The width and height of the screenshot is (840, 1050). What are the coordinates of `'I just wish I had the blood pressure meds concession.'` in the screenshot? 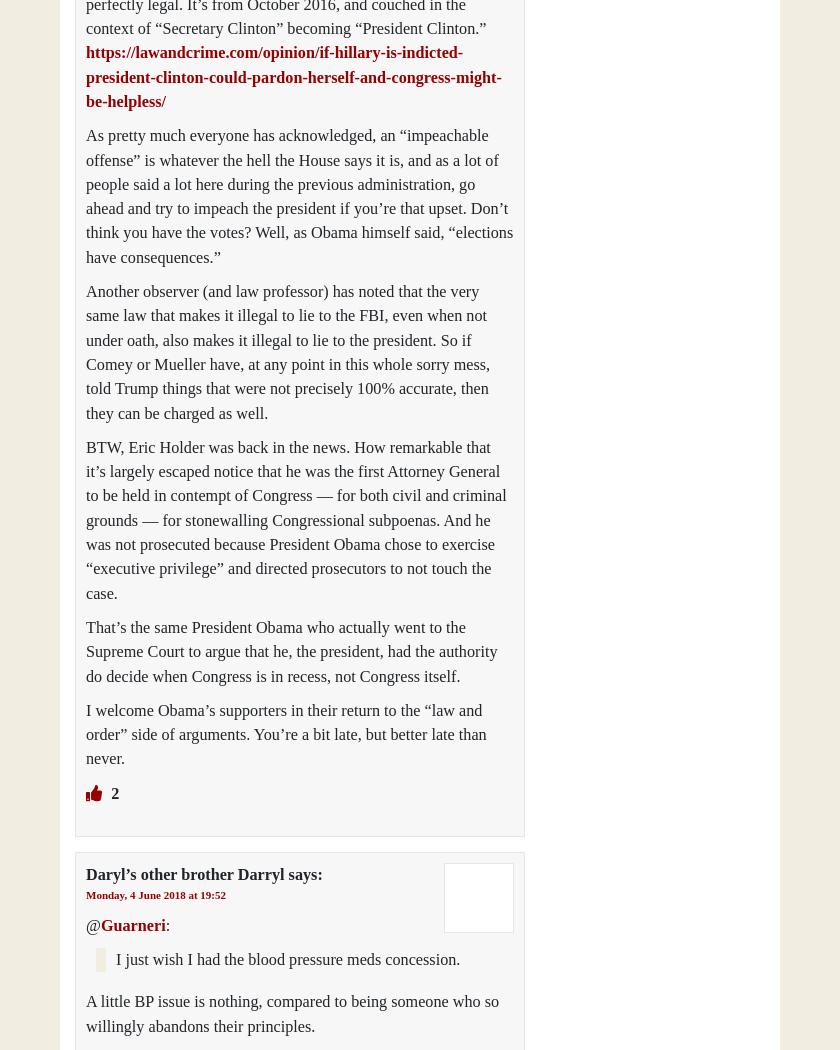 It's located at (288, 959).